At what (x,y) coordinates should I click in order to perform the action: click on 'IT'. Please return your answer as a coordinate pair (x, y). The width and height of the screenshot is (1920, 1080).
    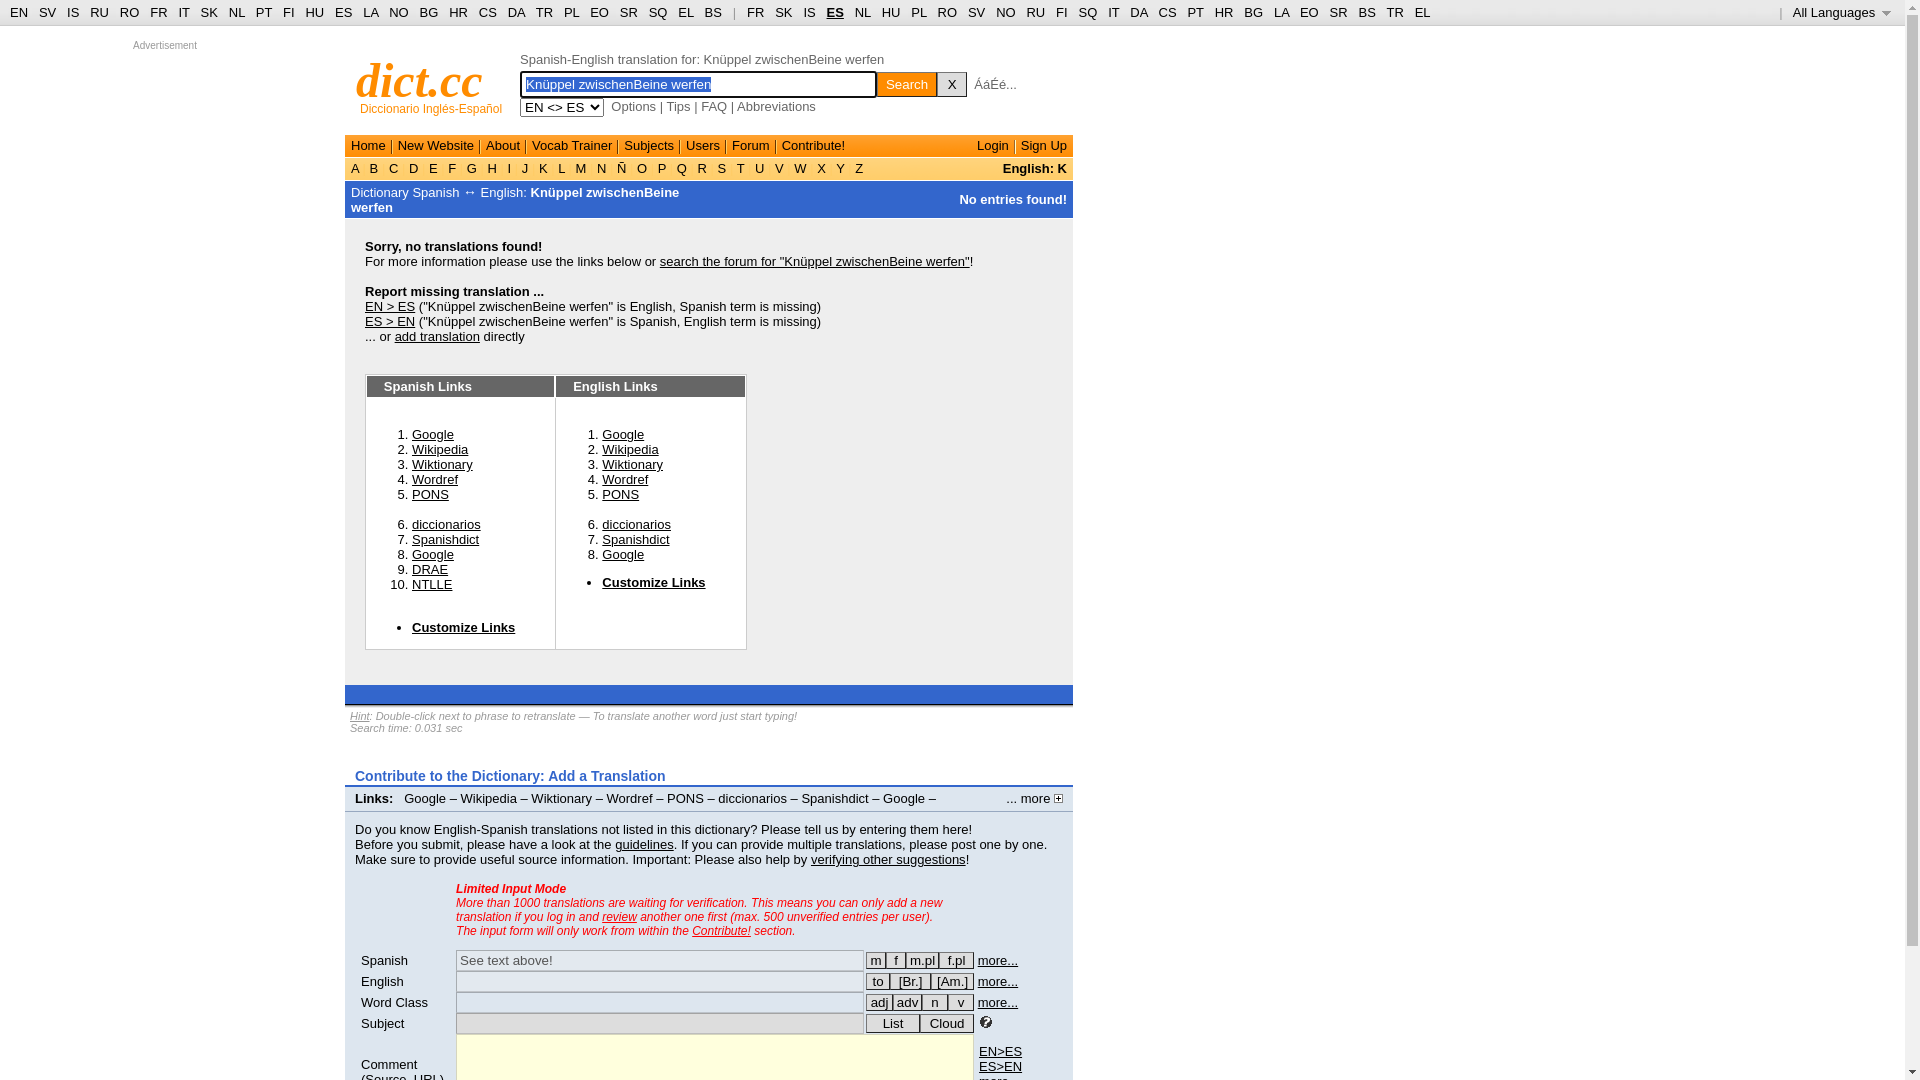
    Looking at the image, I should click on (183, 12).